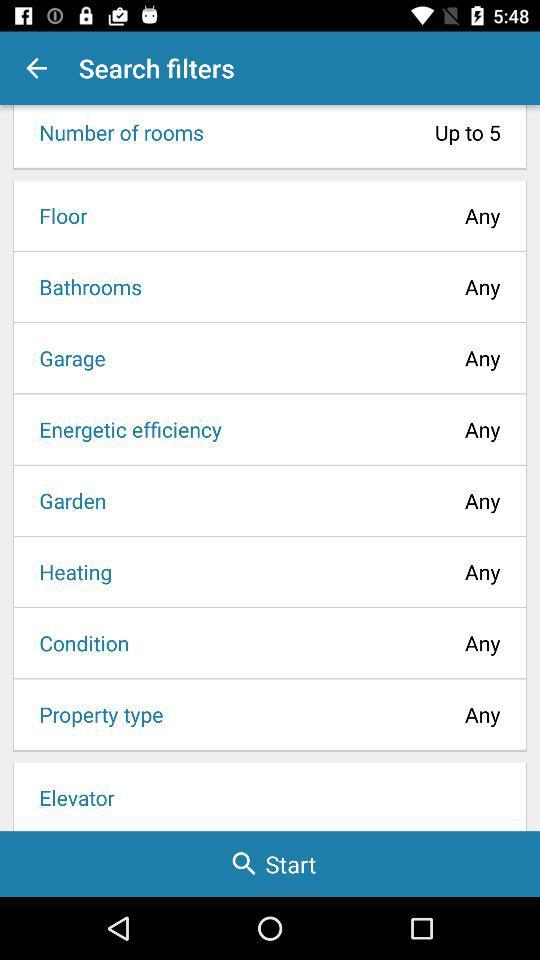 The height and width of the screenshot is (960, 540). What do you see at coordinates (56, 215) in the screenshot?
I see `the item next to the any icon` at bounding box center [56, 215].